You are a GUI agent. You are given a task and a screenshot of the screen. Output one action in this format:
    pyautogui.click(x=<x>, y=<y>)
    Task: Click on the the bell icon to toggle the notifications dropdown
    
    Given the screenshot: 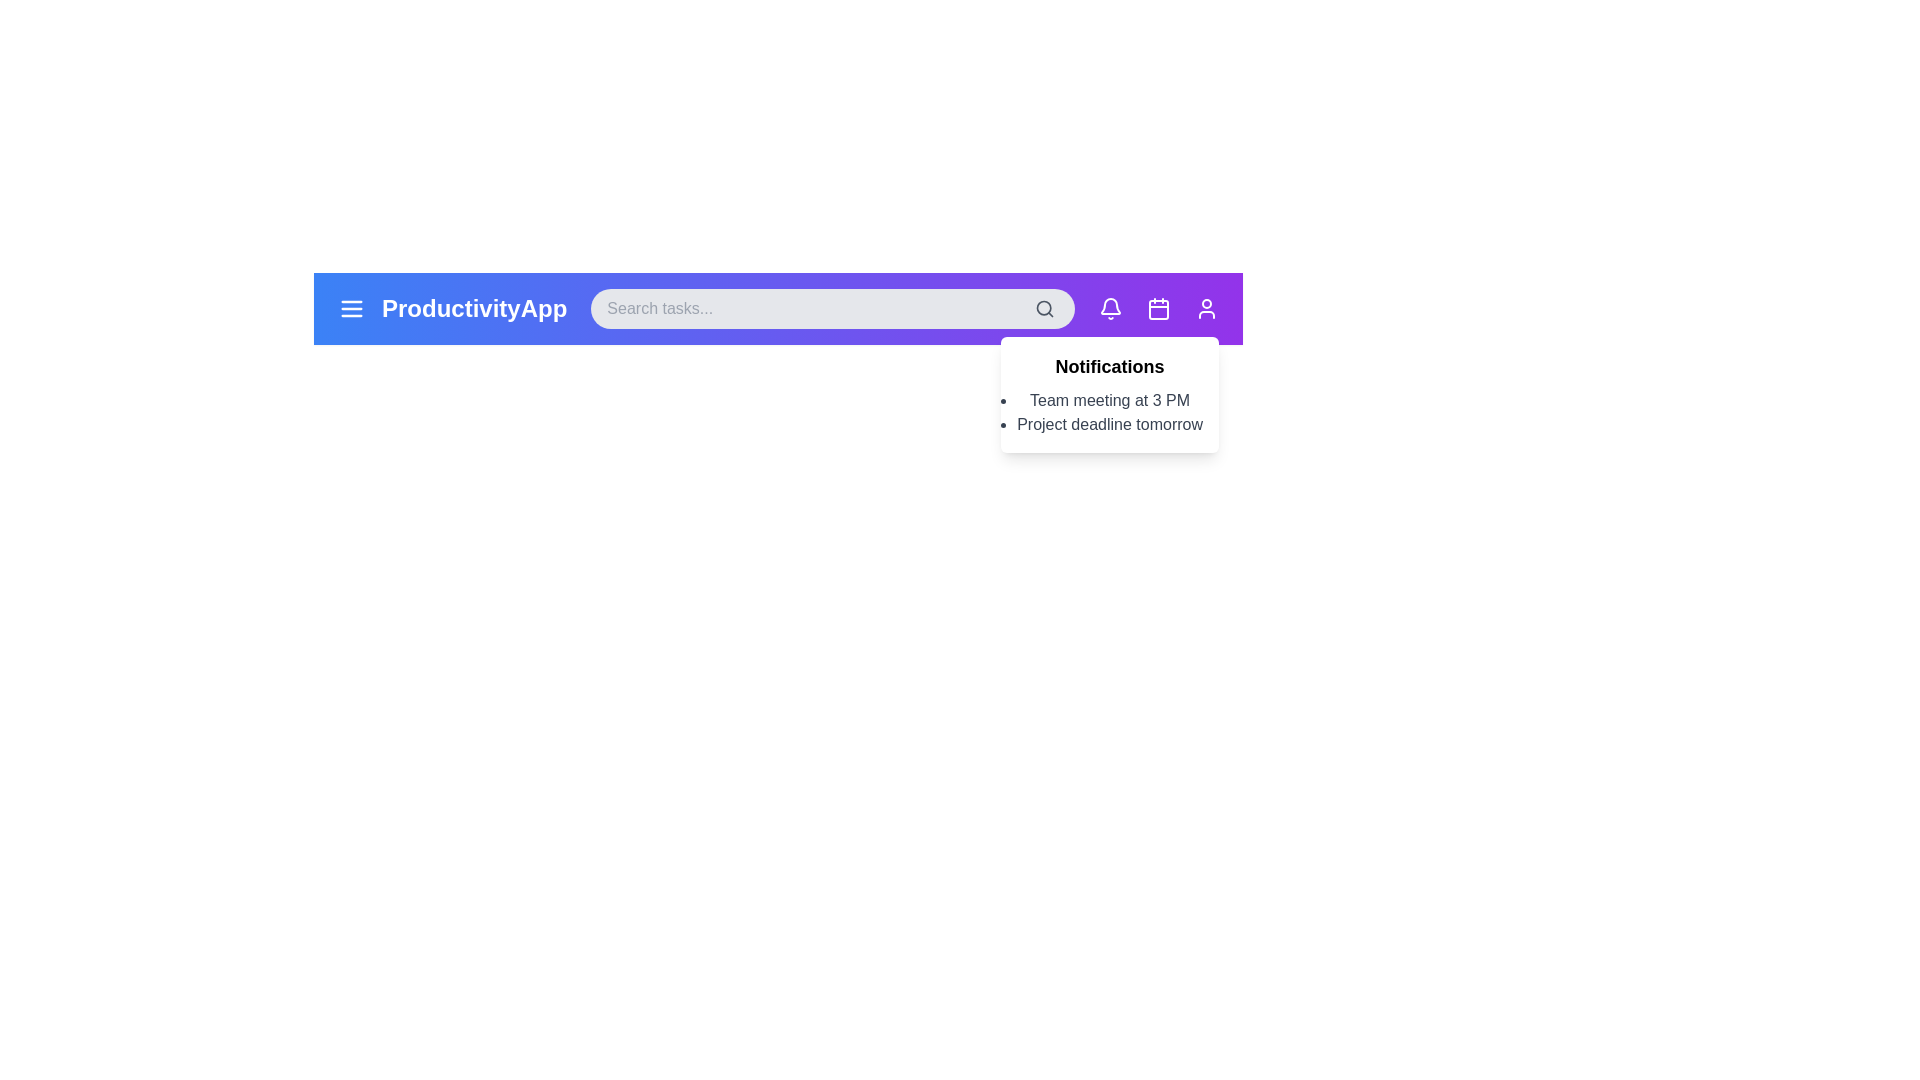 What is the action you would take?
    pyautogui.click(x=1109, y=308)
    